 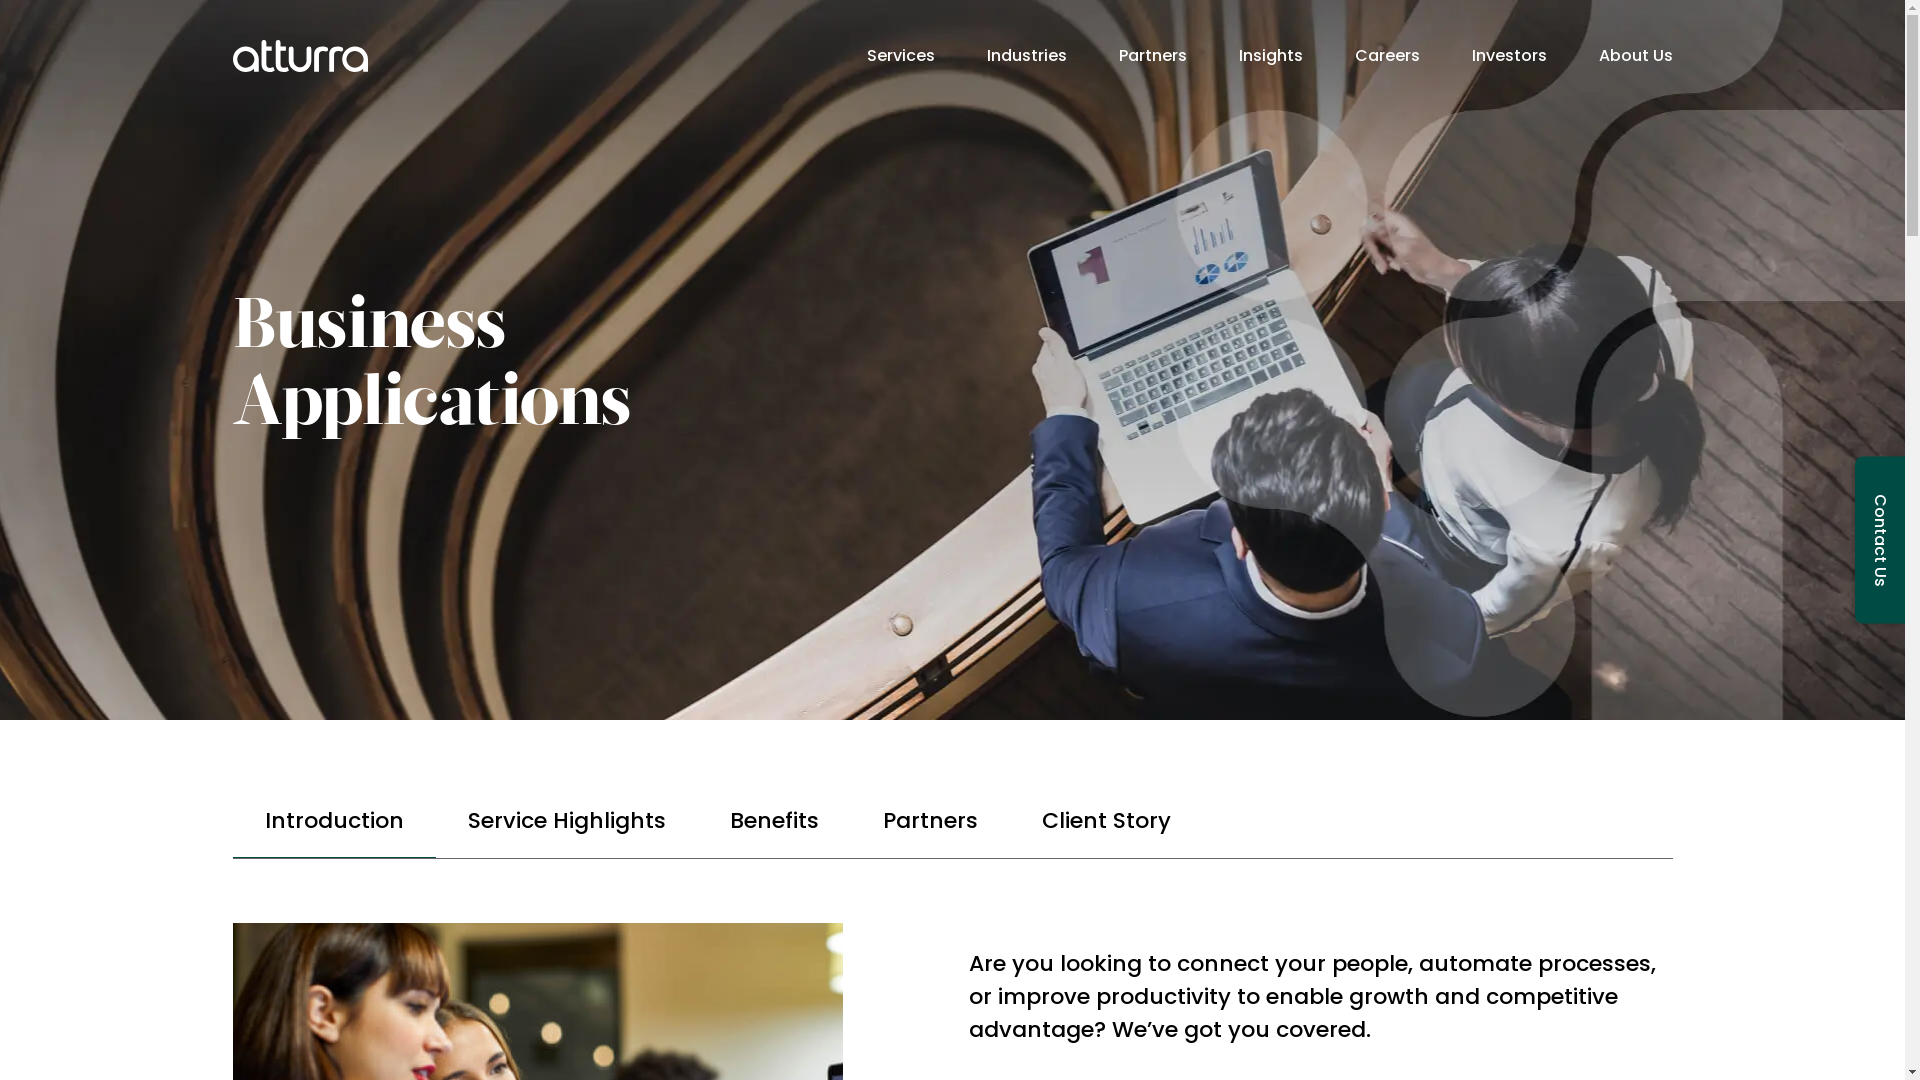 I want to click on 'Home', so click(x=298, y=55).